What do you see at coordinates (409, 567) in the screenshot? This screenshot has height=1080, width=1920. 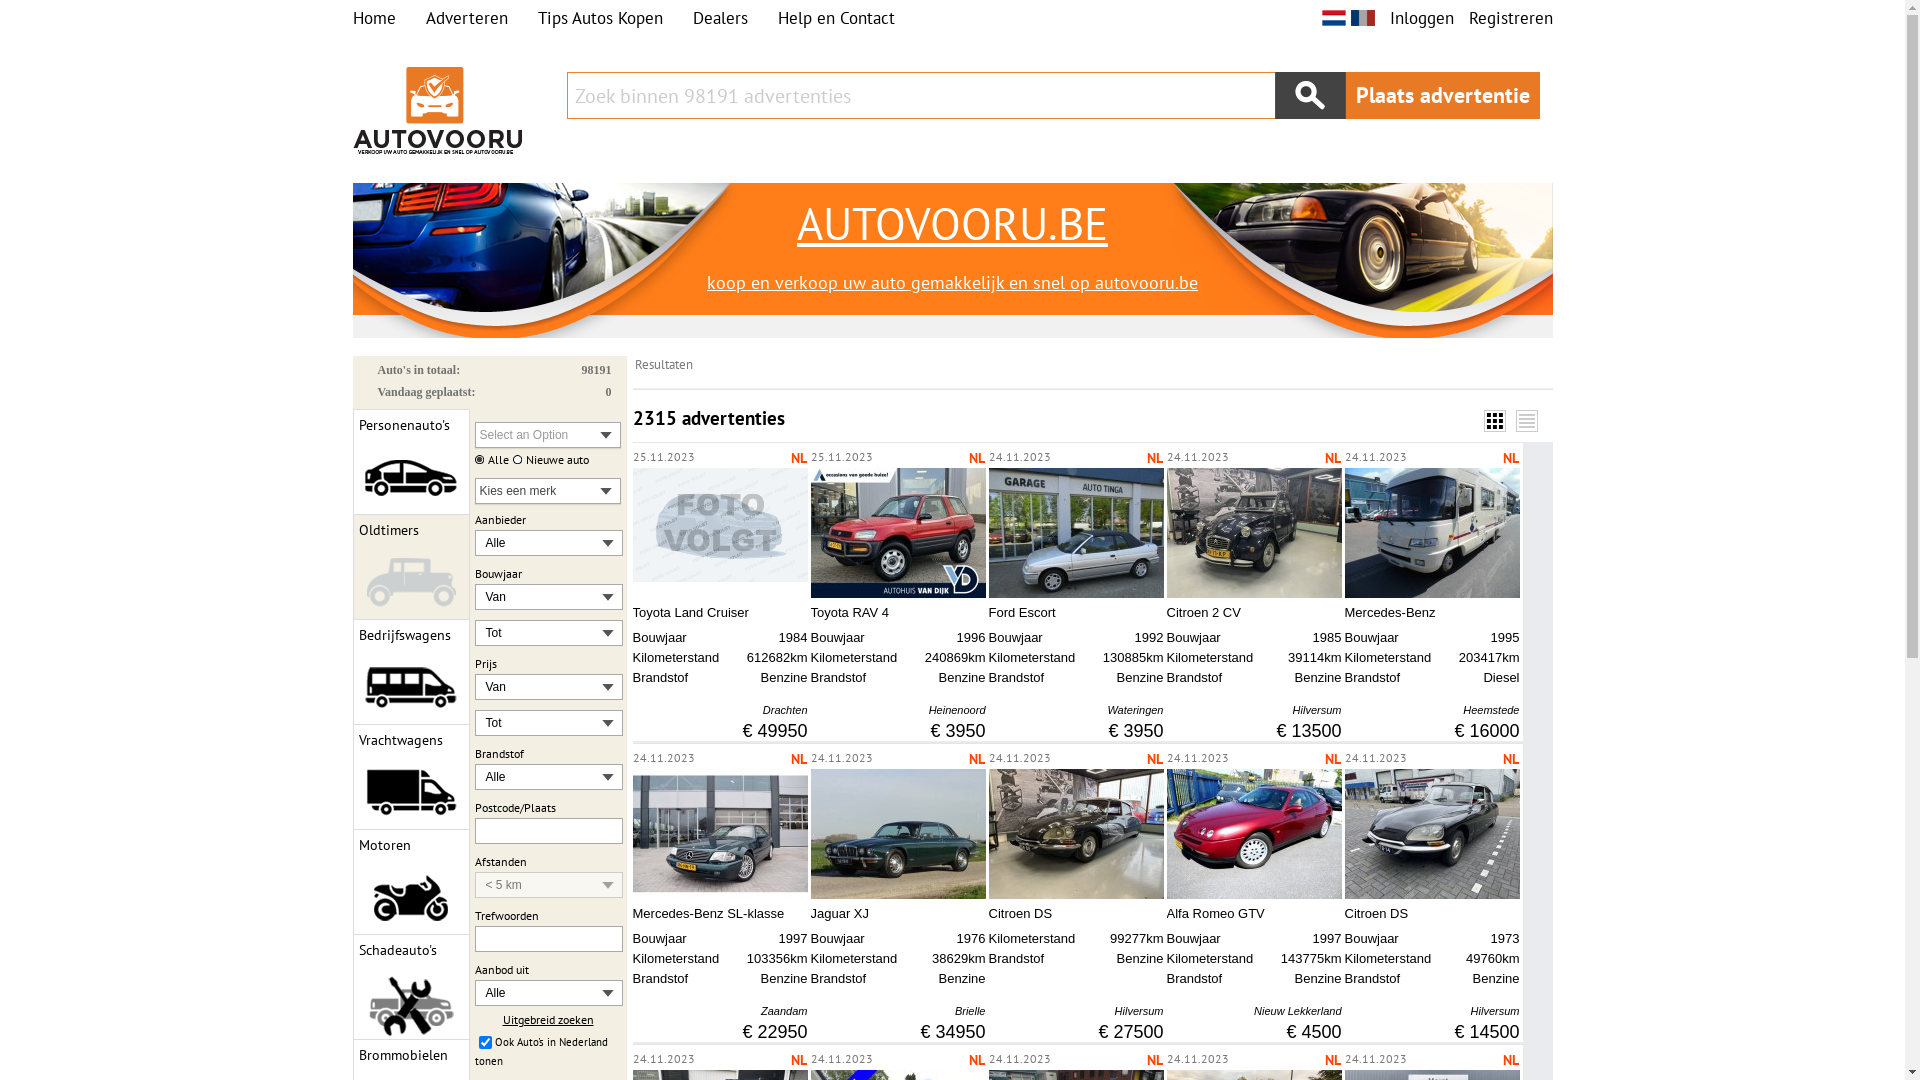 I see `'Oldtimers'` at bounding box center [409, 567].